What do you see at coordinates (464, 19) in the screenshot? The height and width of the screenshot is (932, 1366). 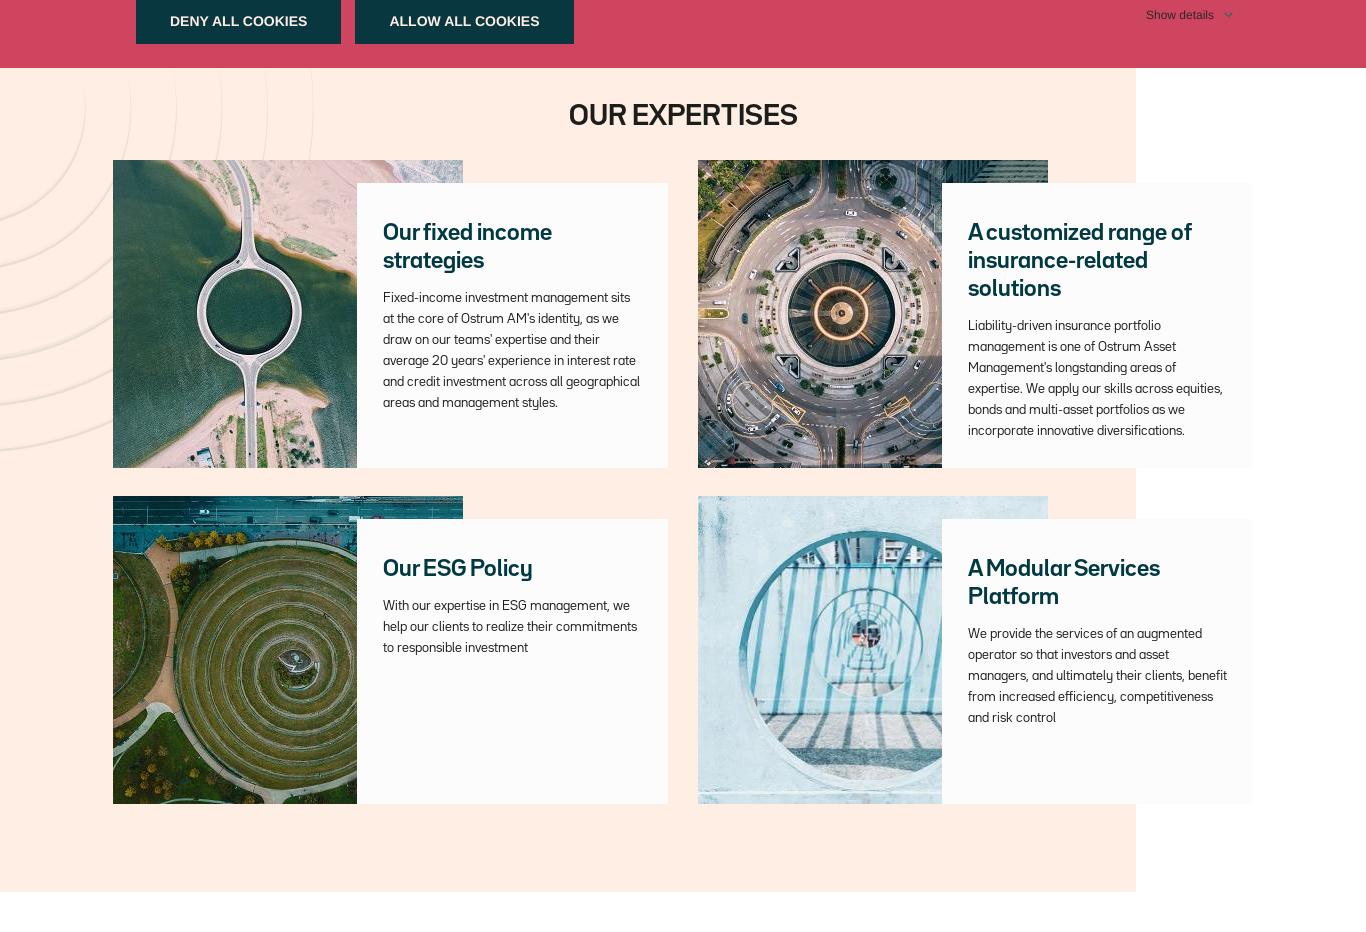 I see `'Allow all cookies'` at bounding box center [464, 19].